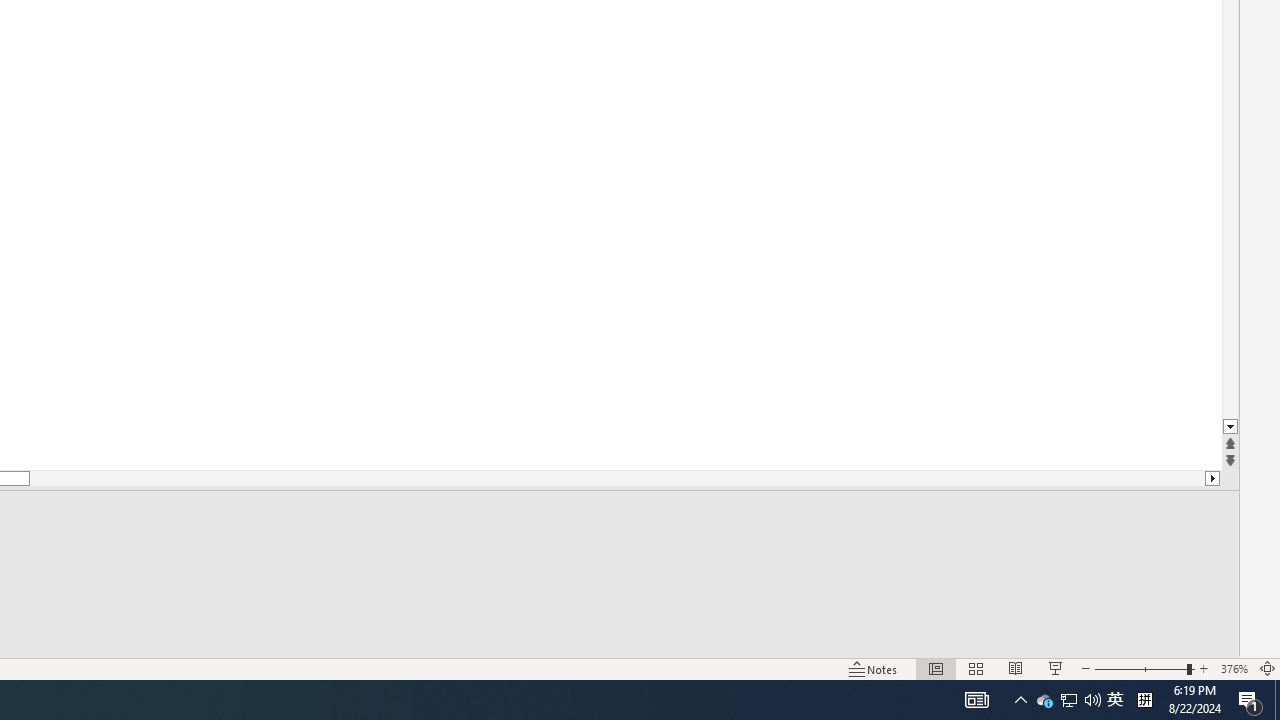 This screenshot has width=1280, height=720. What do you see at coordinates (1233, 669) in the screenshot?
I see `'Zoom 376%'` at bounding box center [1233, 669].